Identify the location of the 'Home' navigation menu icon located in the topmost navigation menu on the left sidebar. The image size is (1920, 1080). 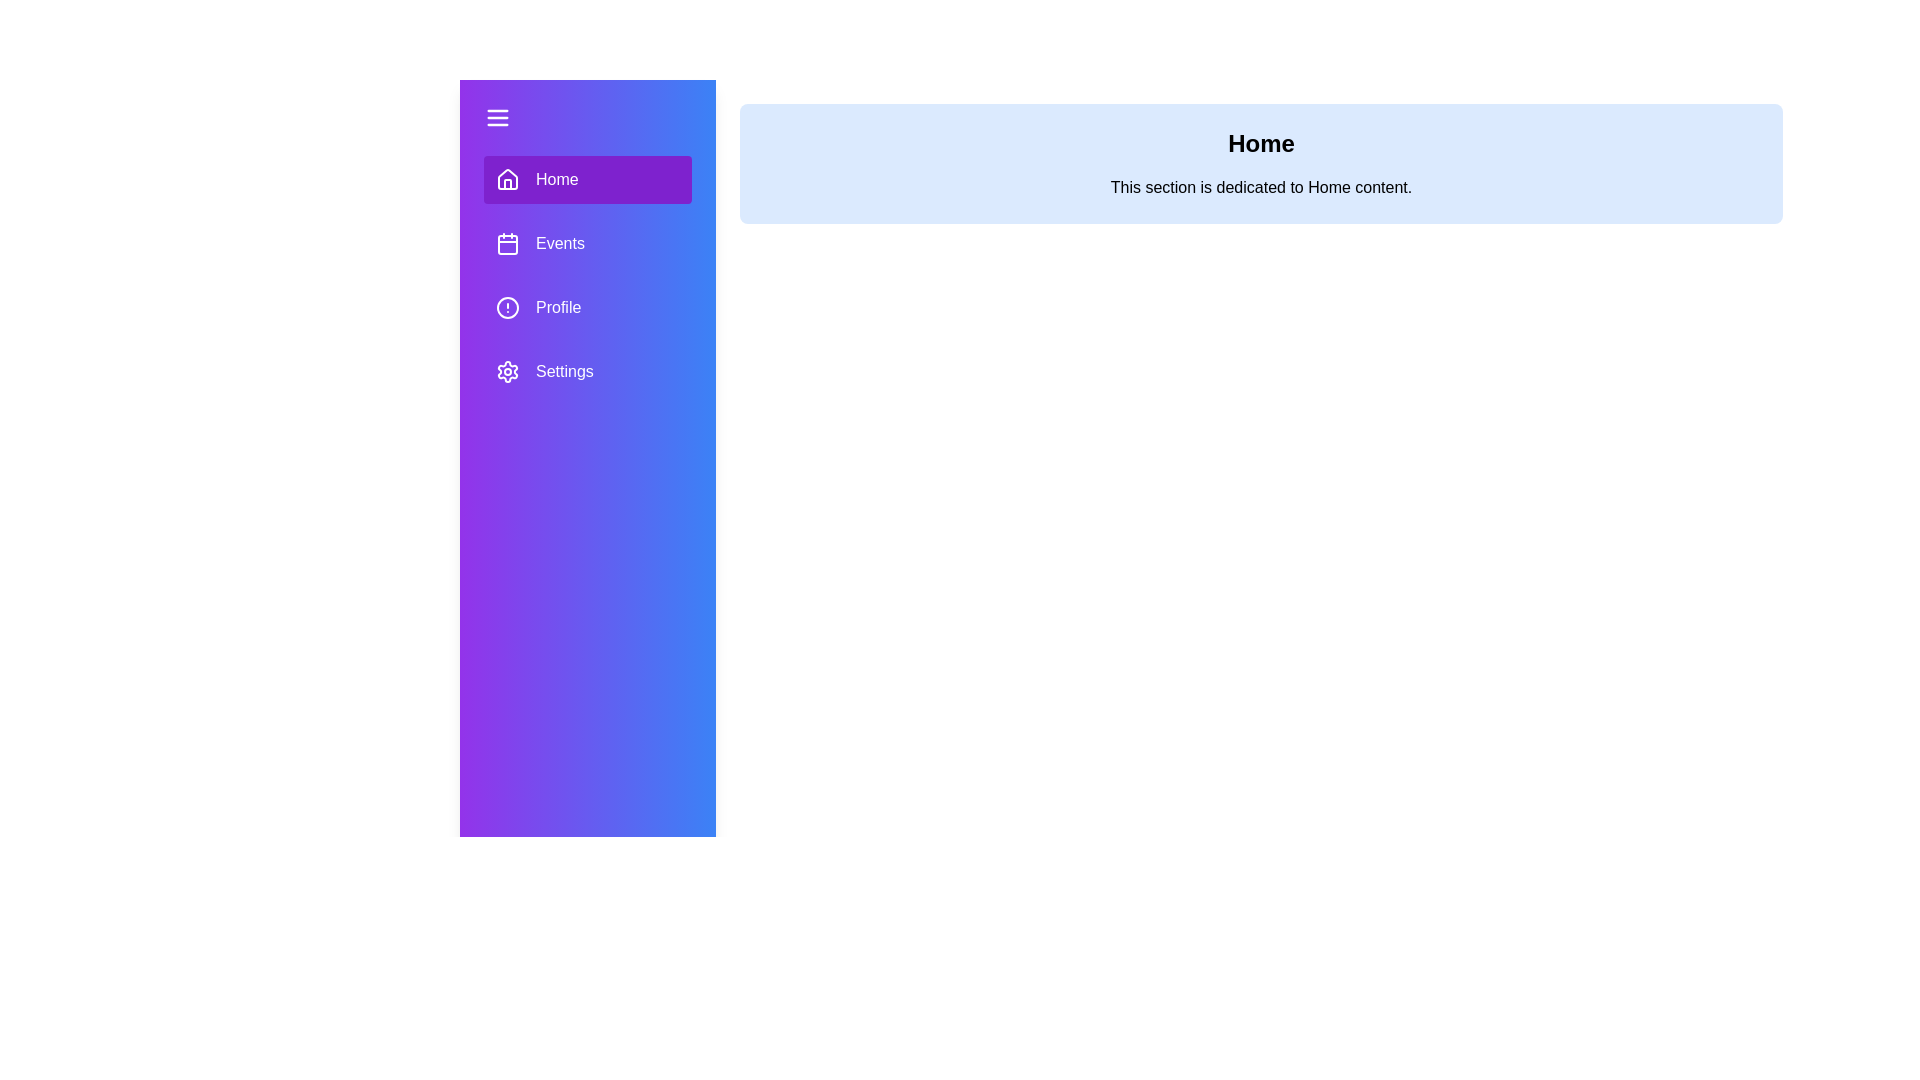
(508, 180).